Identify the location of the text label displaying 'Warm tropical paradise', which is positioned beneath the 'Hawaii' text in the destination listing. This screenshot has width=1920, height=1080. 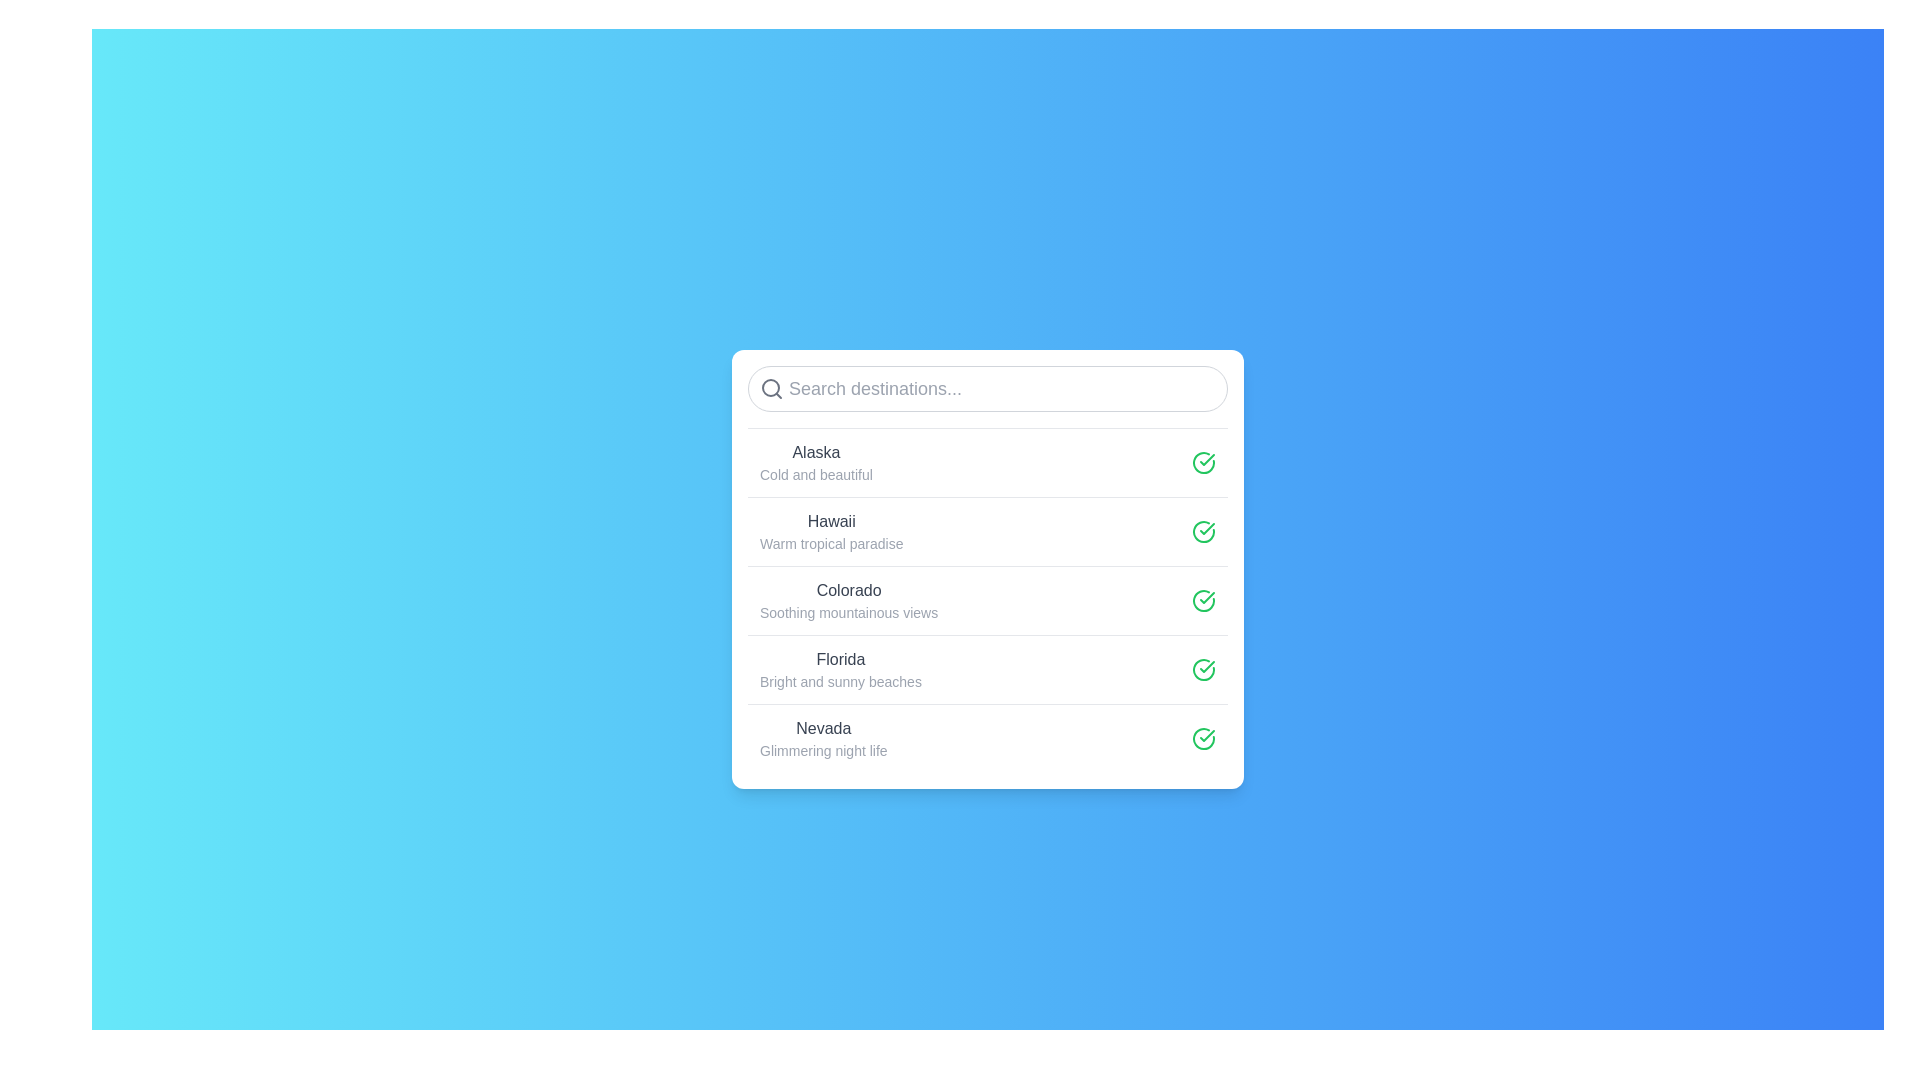
(831, 543).